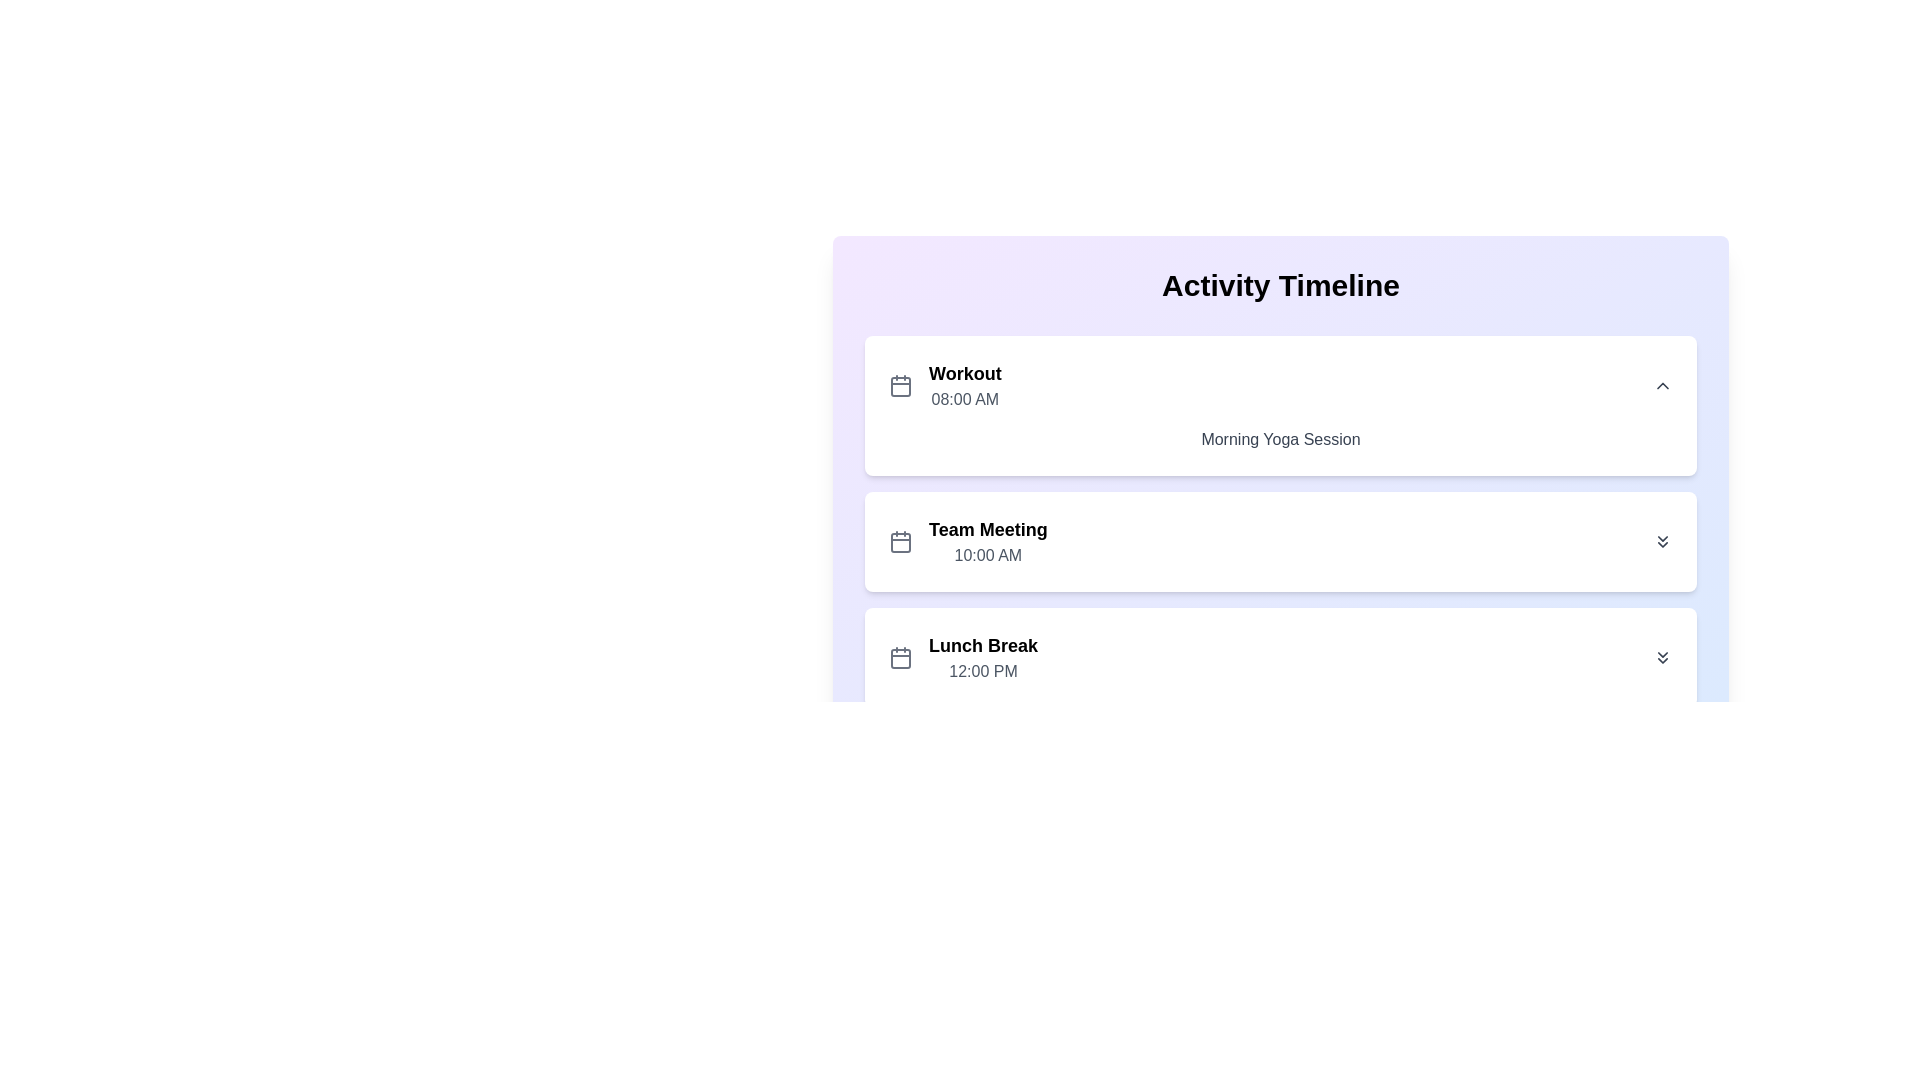 The image size is (1920, 1080). What do you see at coordinates (965, 400) in the screenshot?
I see `the text label displaying the time '08:00 AM' located below the 'Workout' label in the activity timeline interface` at bounding box center [965, 400].